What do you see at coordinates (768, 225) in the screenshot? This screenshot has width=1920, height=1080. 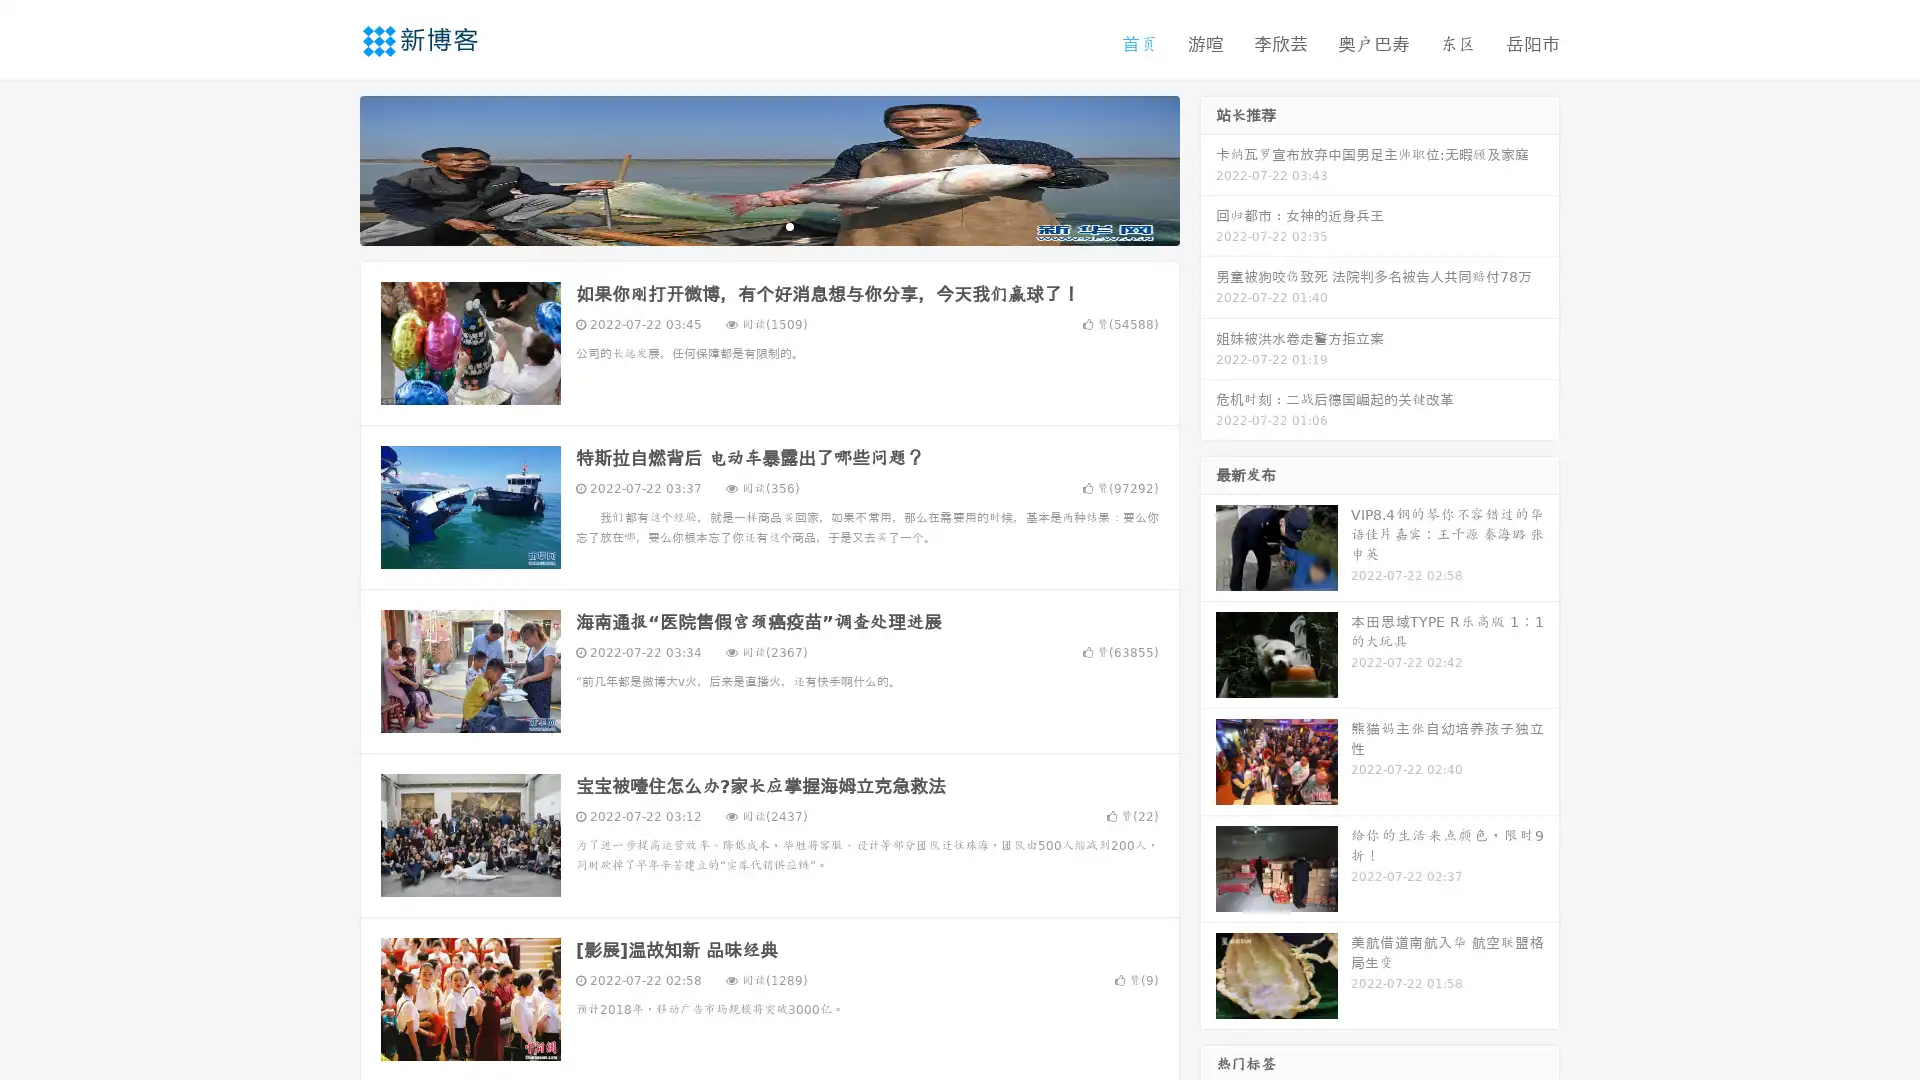 I see `Go to slide 2` at bounding box center [768, 225].